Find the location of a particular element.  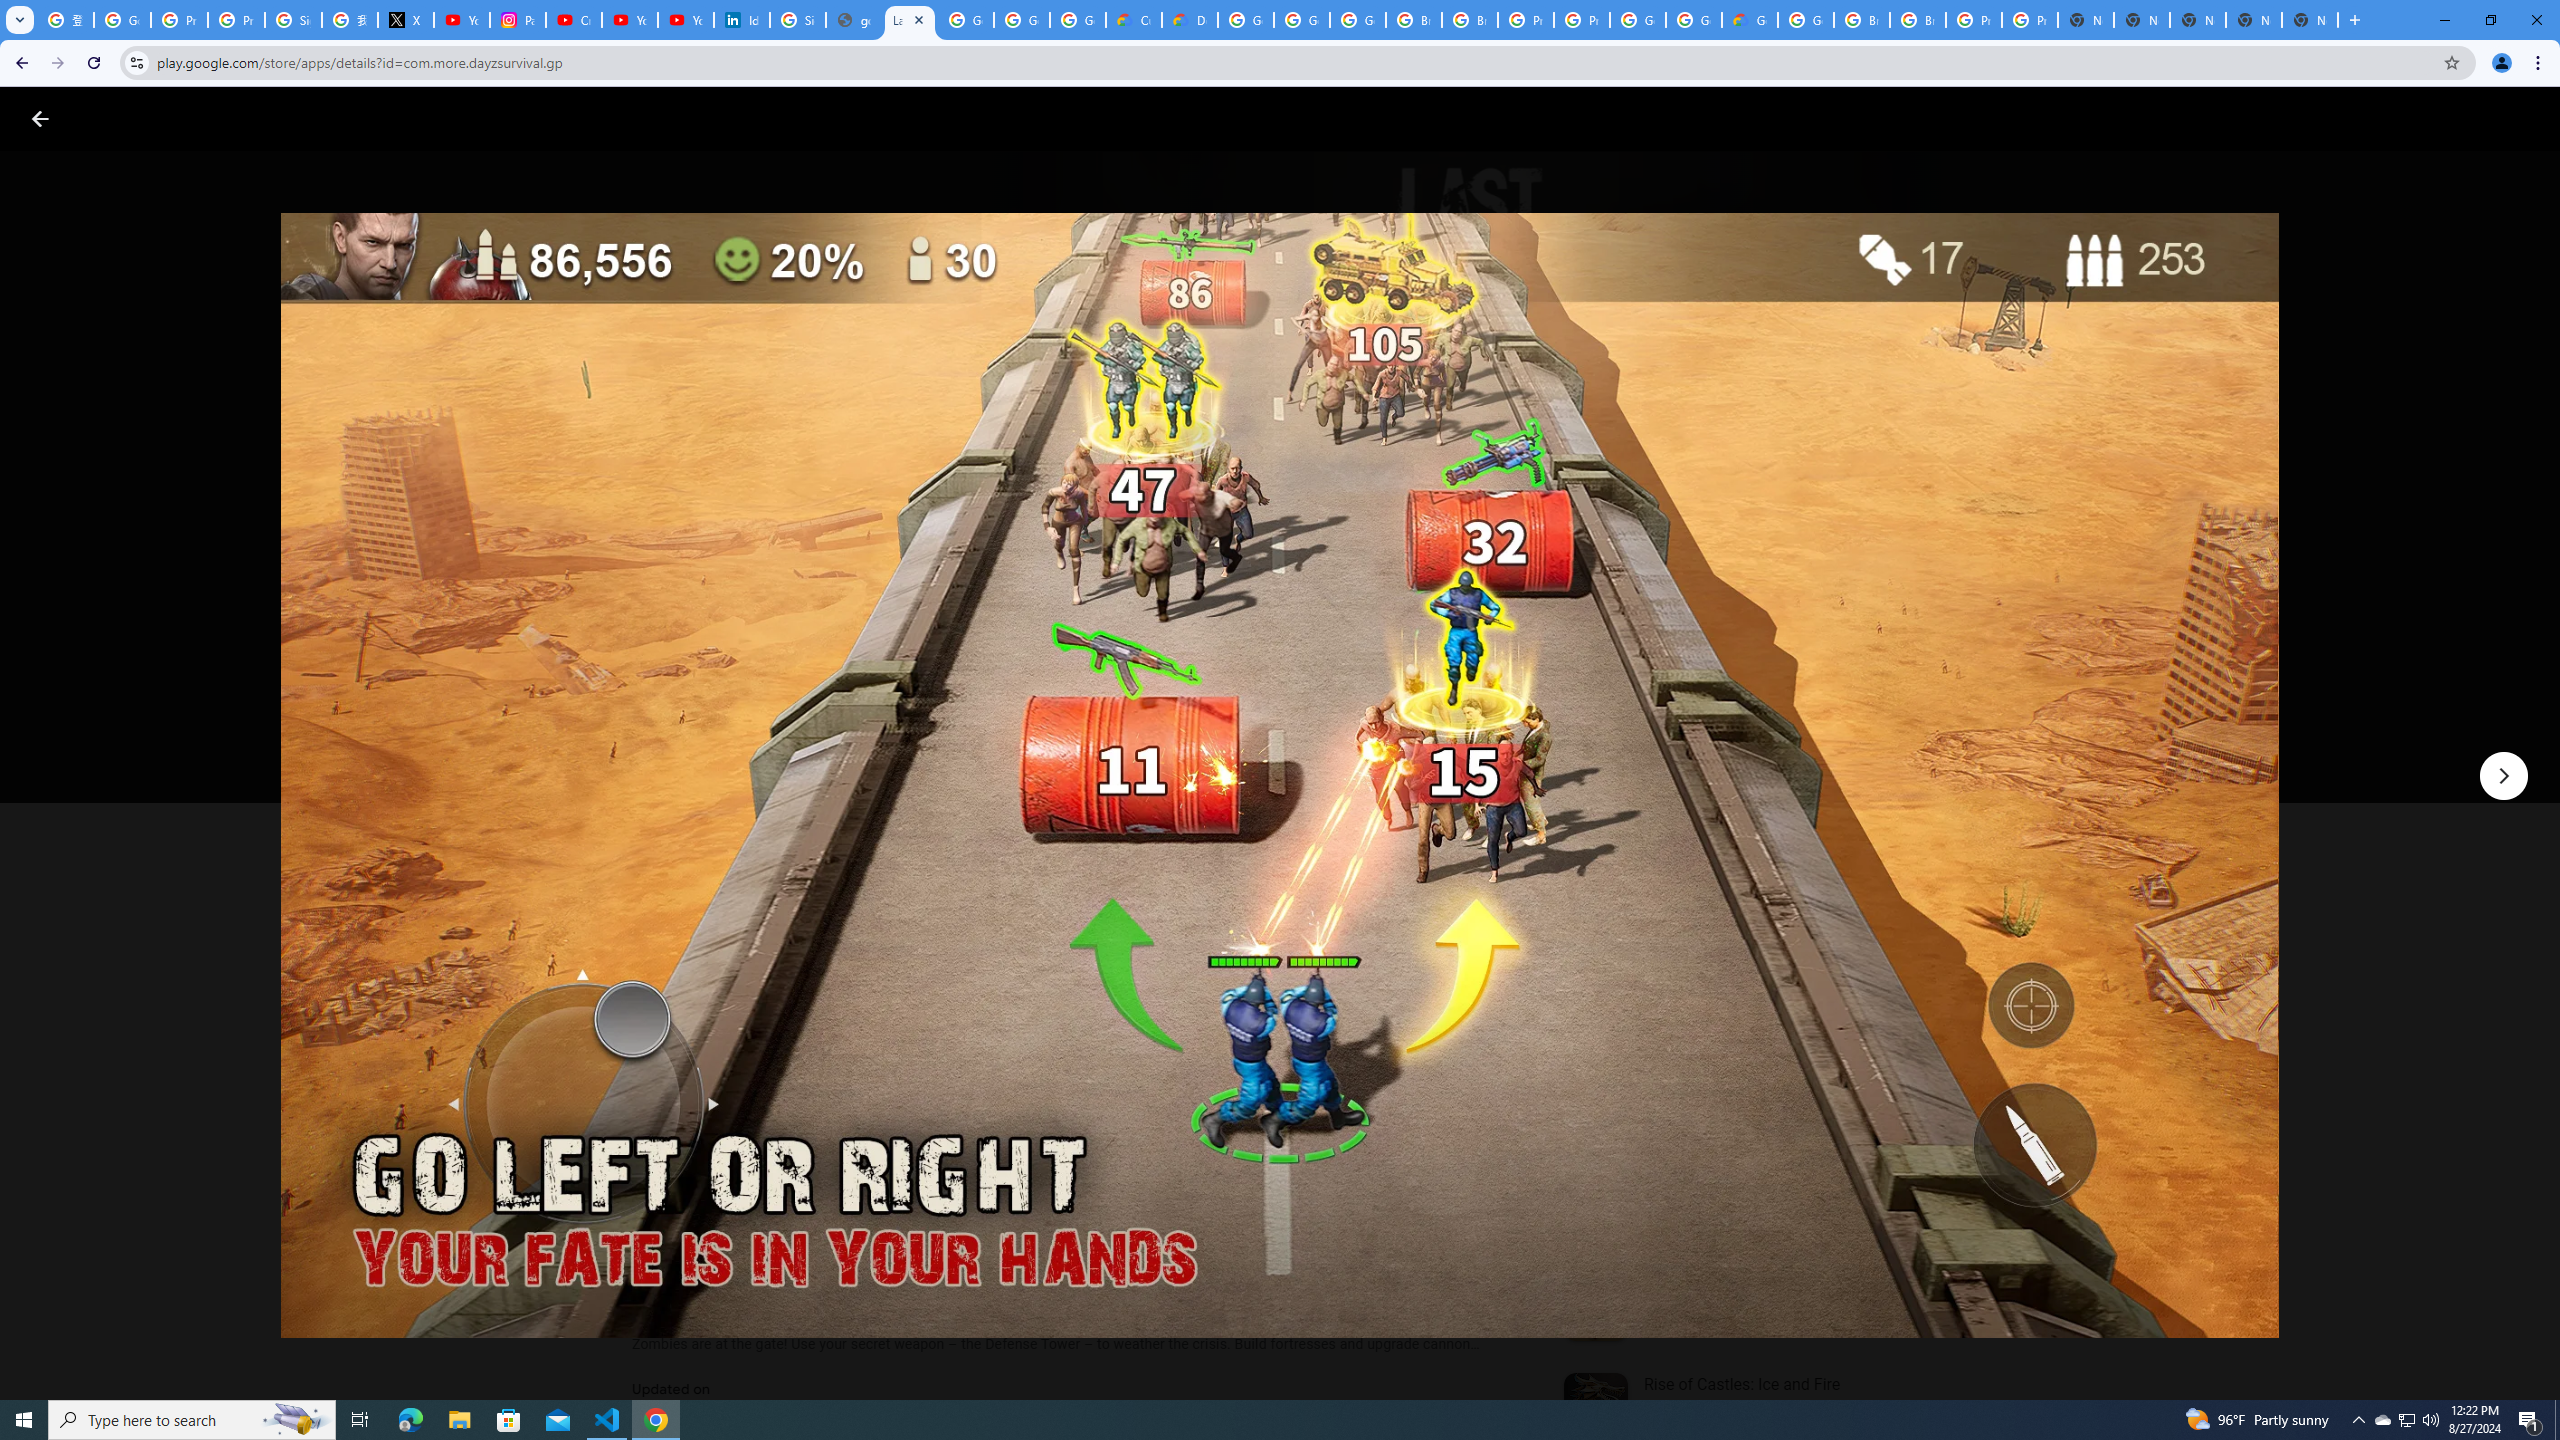

'Sign in - Google Accounts' is located at coordinates (293, 19).